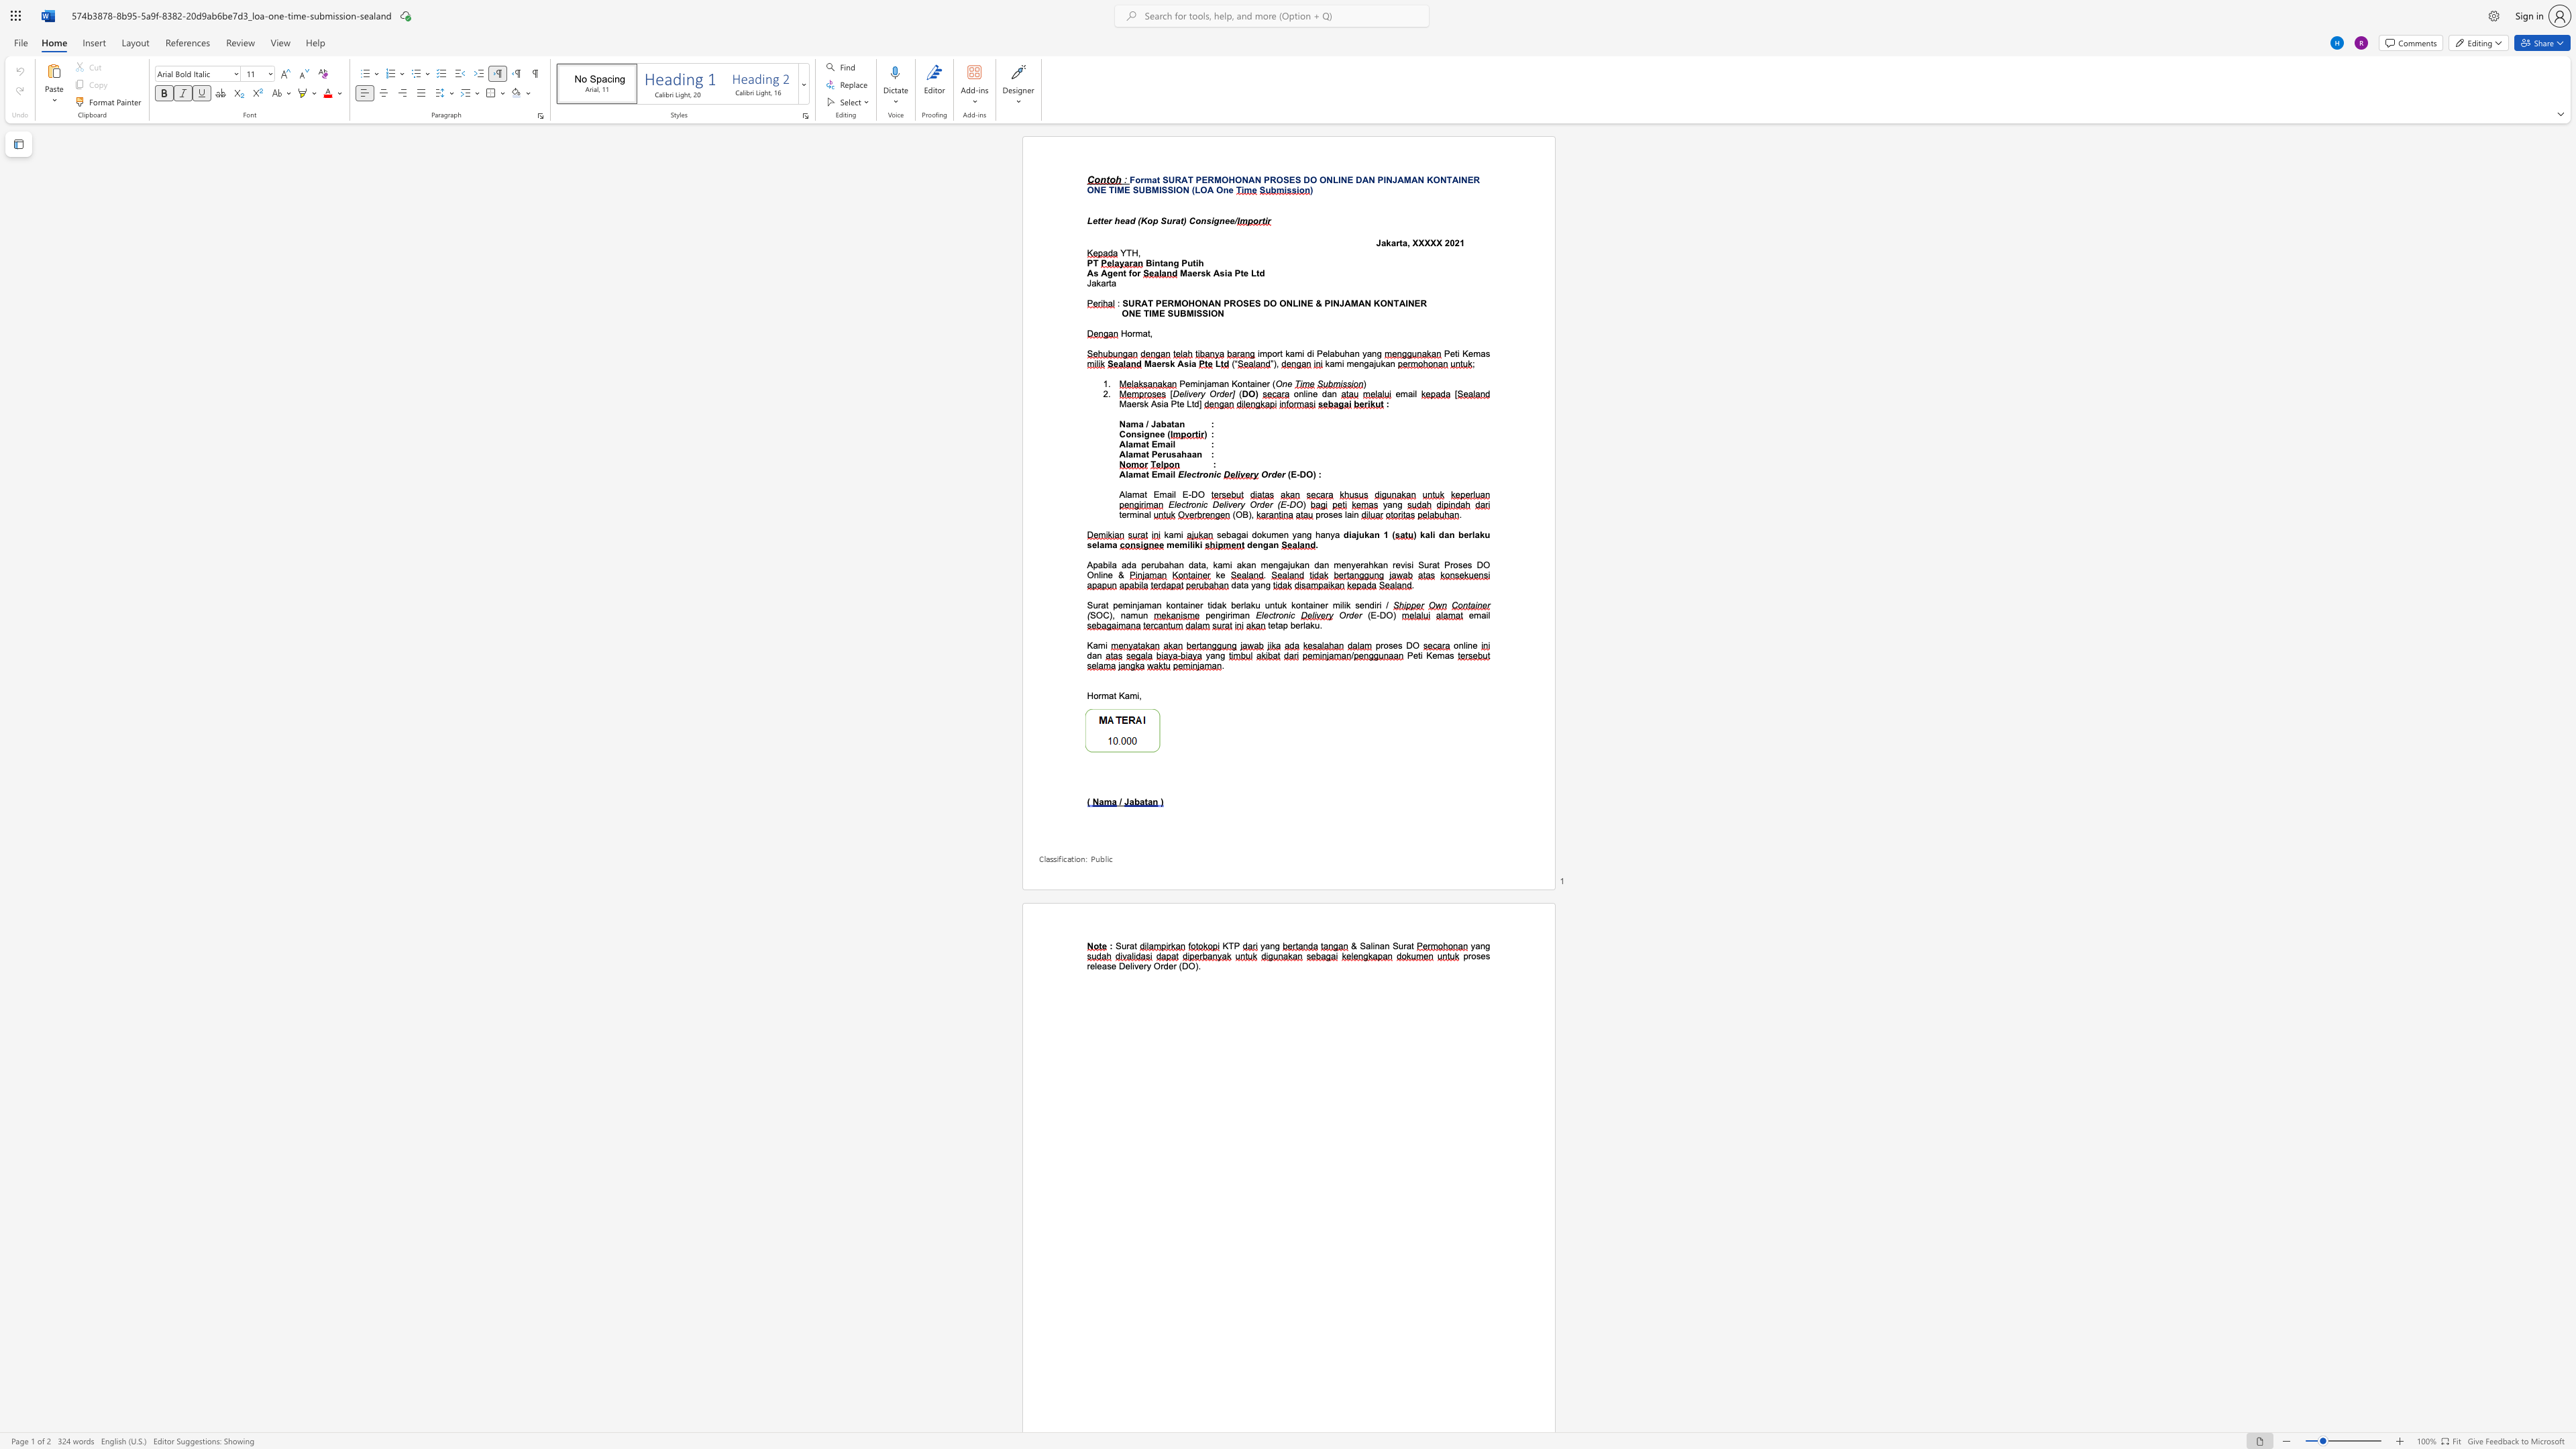 The width and height of the screenshot is (2576, 1449). Describe the element at coordinates (1093, 575) in the screenshot. I see `the subset text "nl" within the text "Proses DO Online &"` at that location.